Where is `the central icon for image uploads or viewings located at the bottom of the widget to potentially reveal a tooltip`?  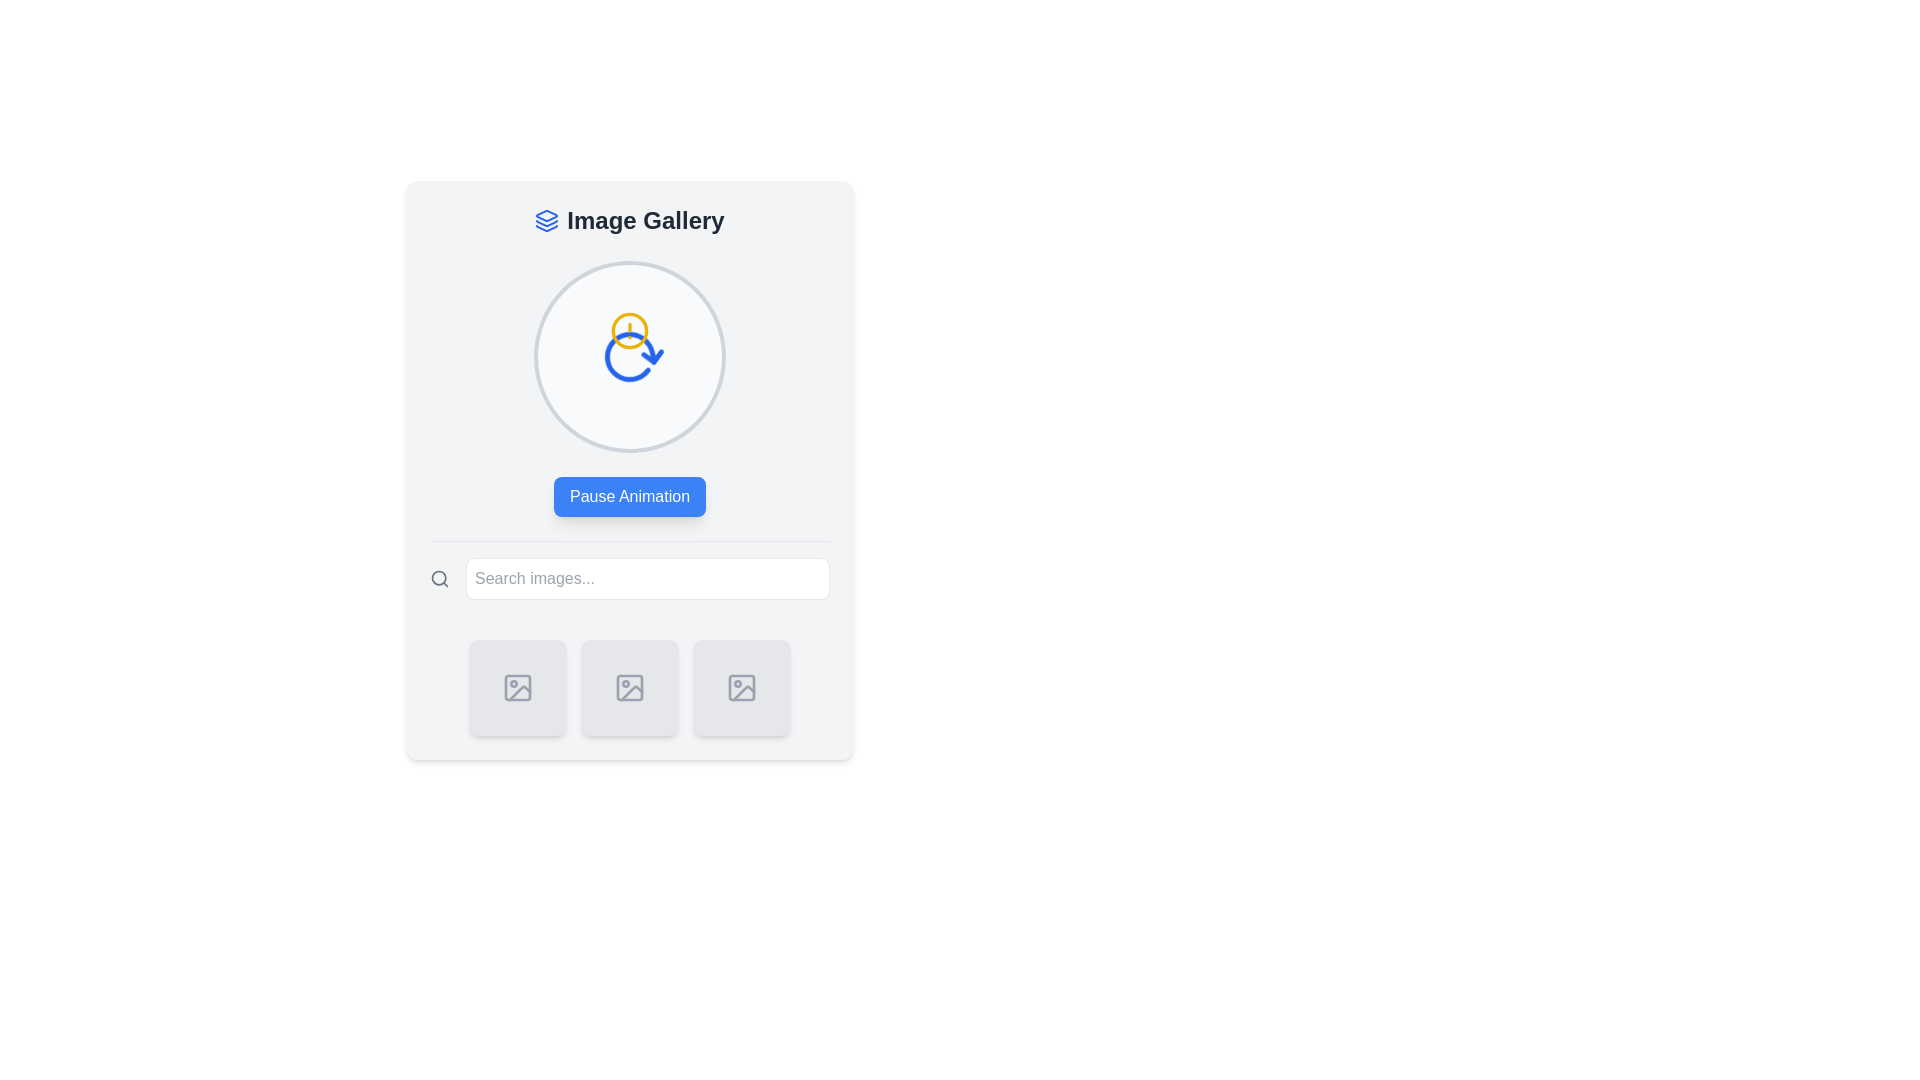
the central icon for image uploads or viewings located at the bottom of the widget to potentially reveal a tooltip is located at coordinates (628, 686).